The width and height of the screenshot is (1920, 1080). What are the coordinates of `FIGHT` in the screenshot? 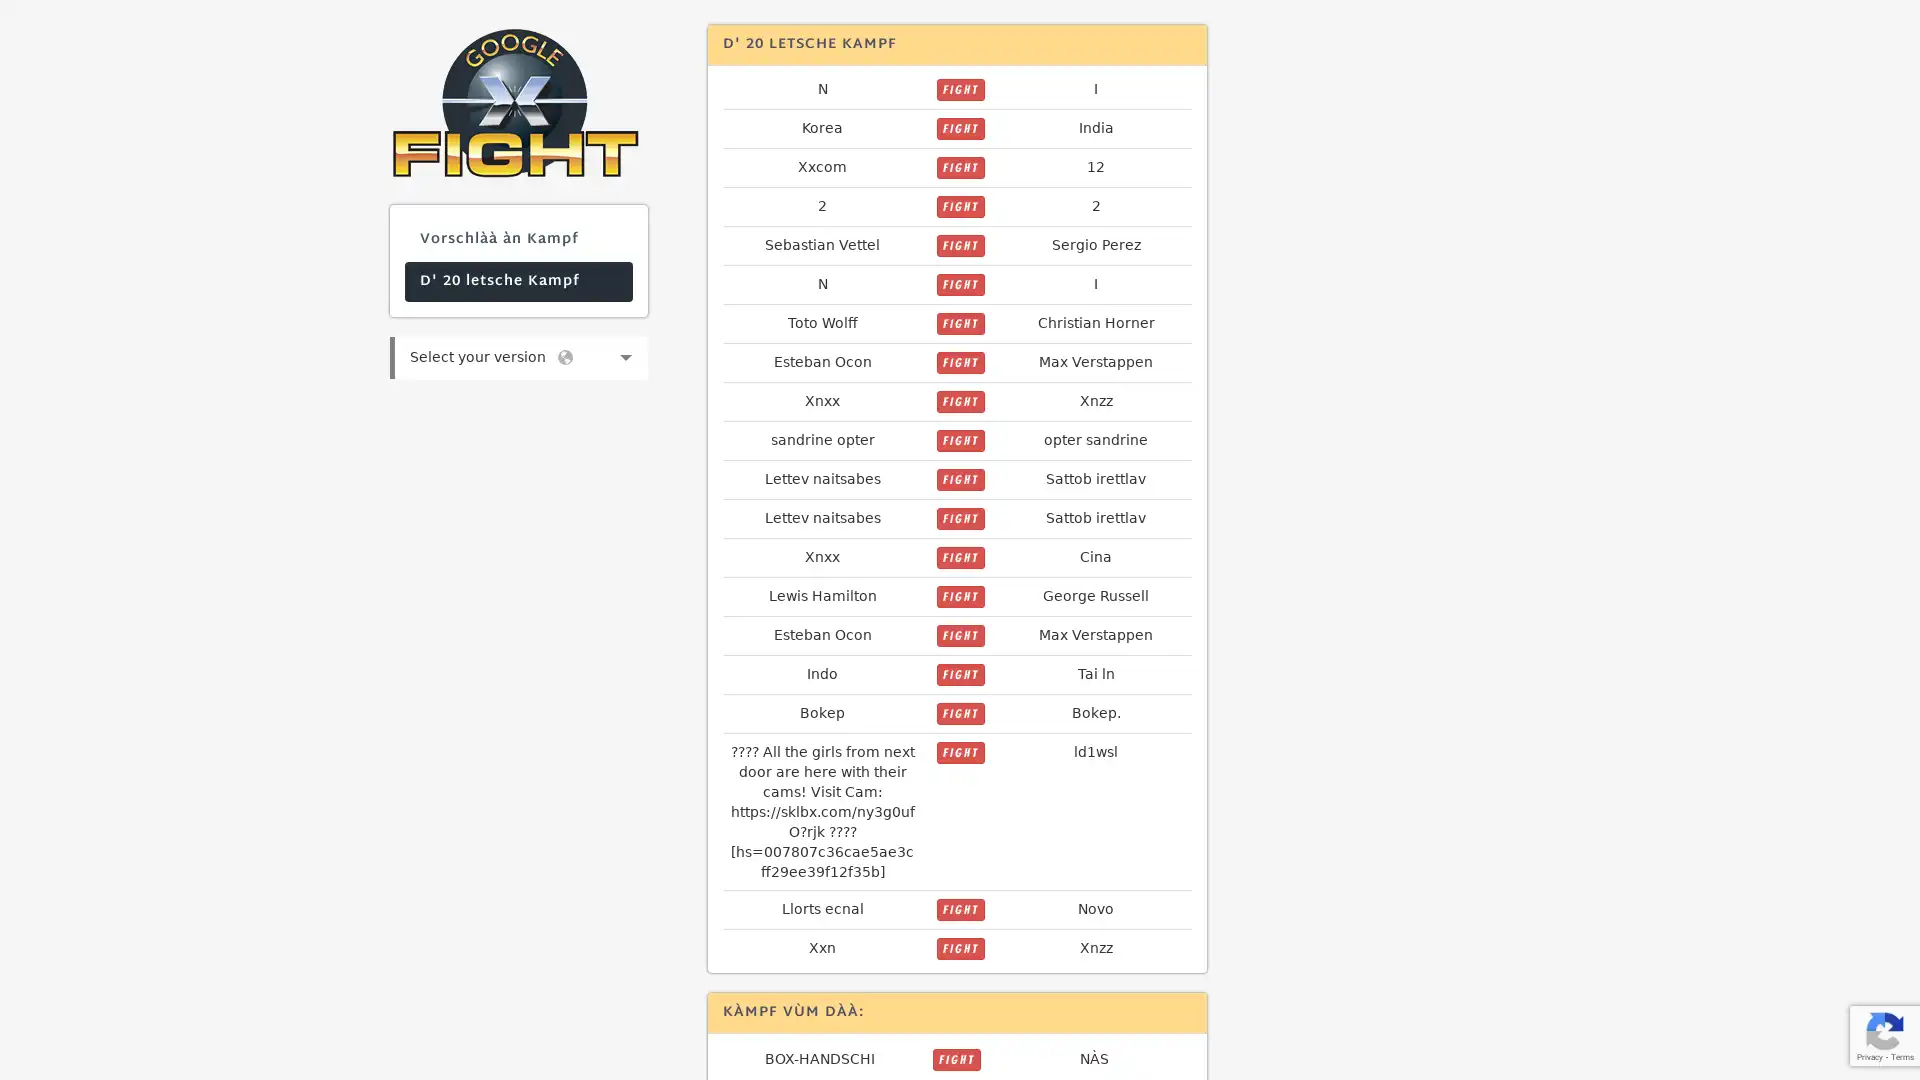 It's located at (960, 596).